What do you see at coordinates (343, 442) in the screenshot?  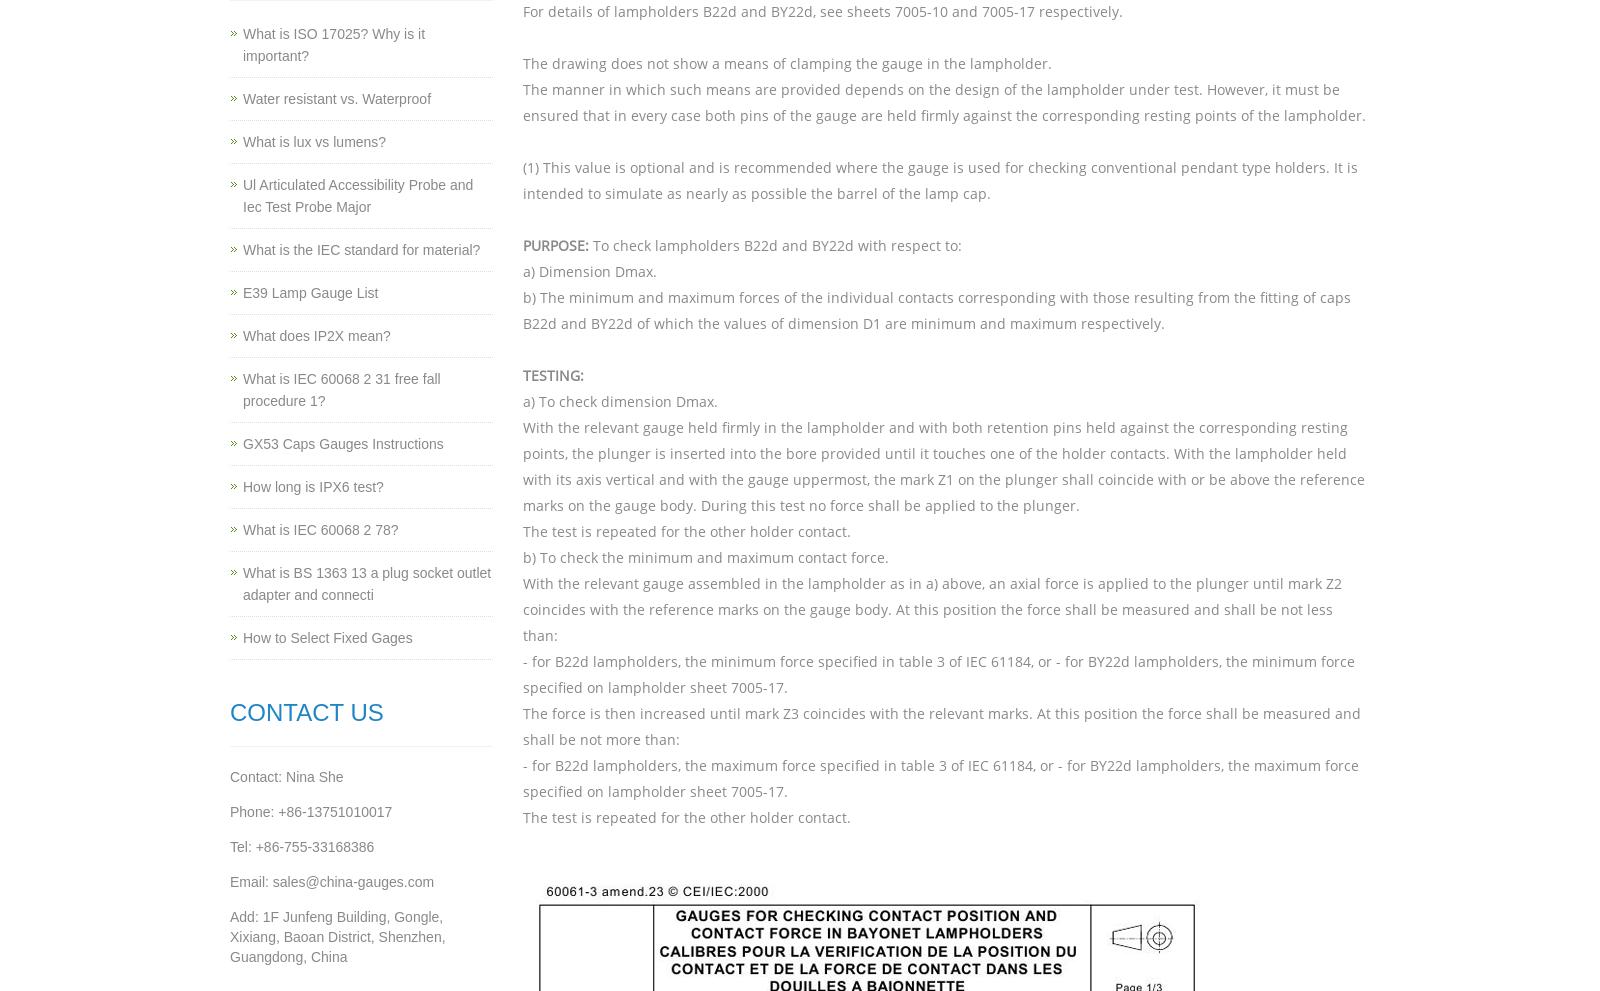 I see `'GX53 Caps Gauges Instructions'` at bounding box center [343, 442].